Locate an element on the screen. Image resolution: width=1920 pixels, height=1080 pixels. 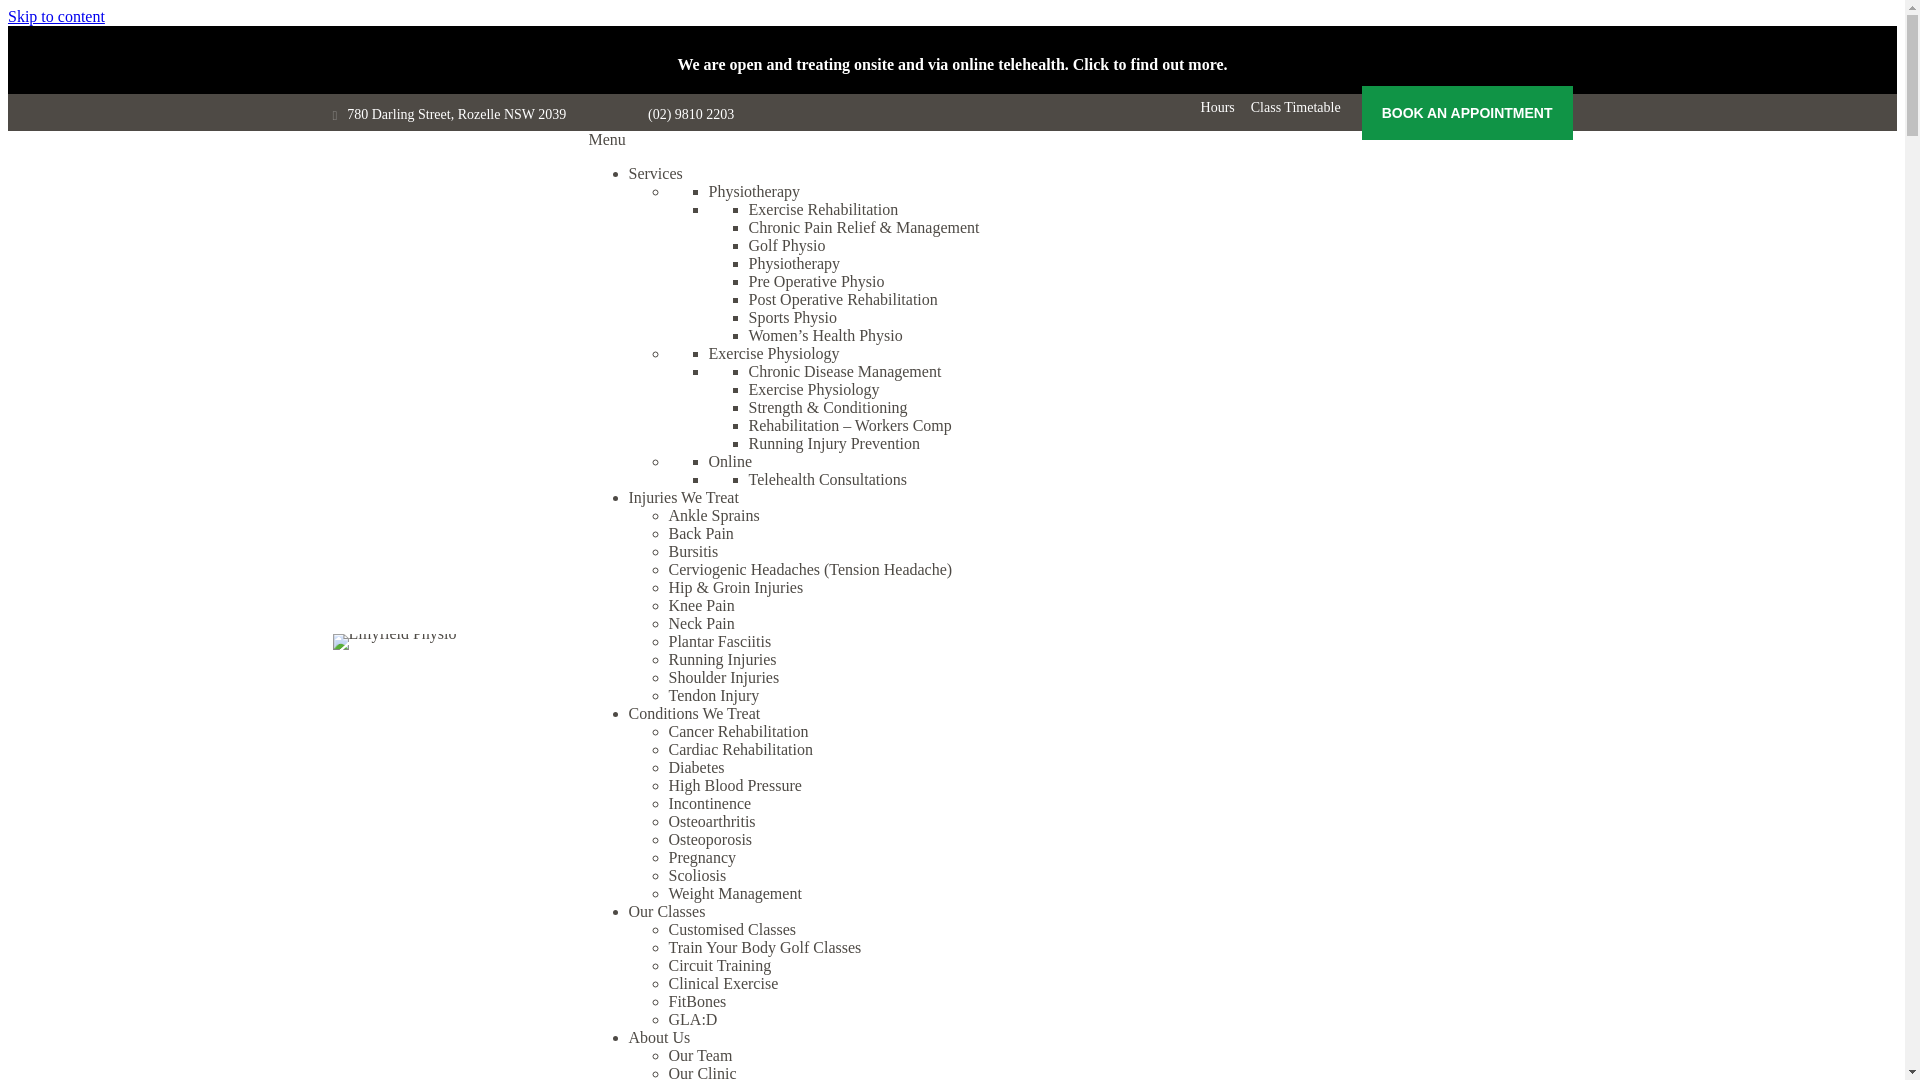
'High Blood Pressure' is located at coordinates (667, 784).